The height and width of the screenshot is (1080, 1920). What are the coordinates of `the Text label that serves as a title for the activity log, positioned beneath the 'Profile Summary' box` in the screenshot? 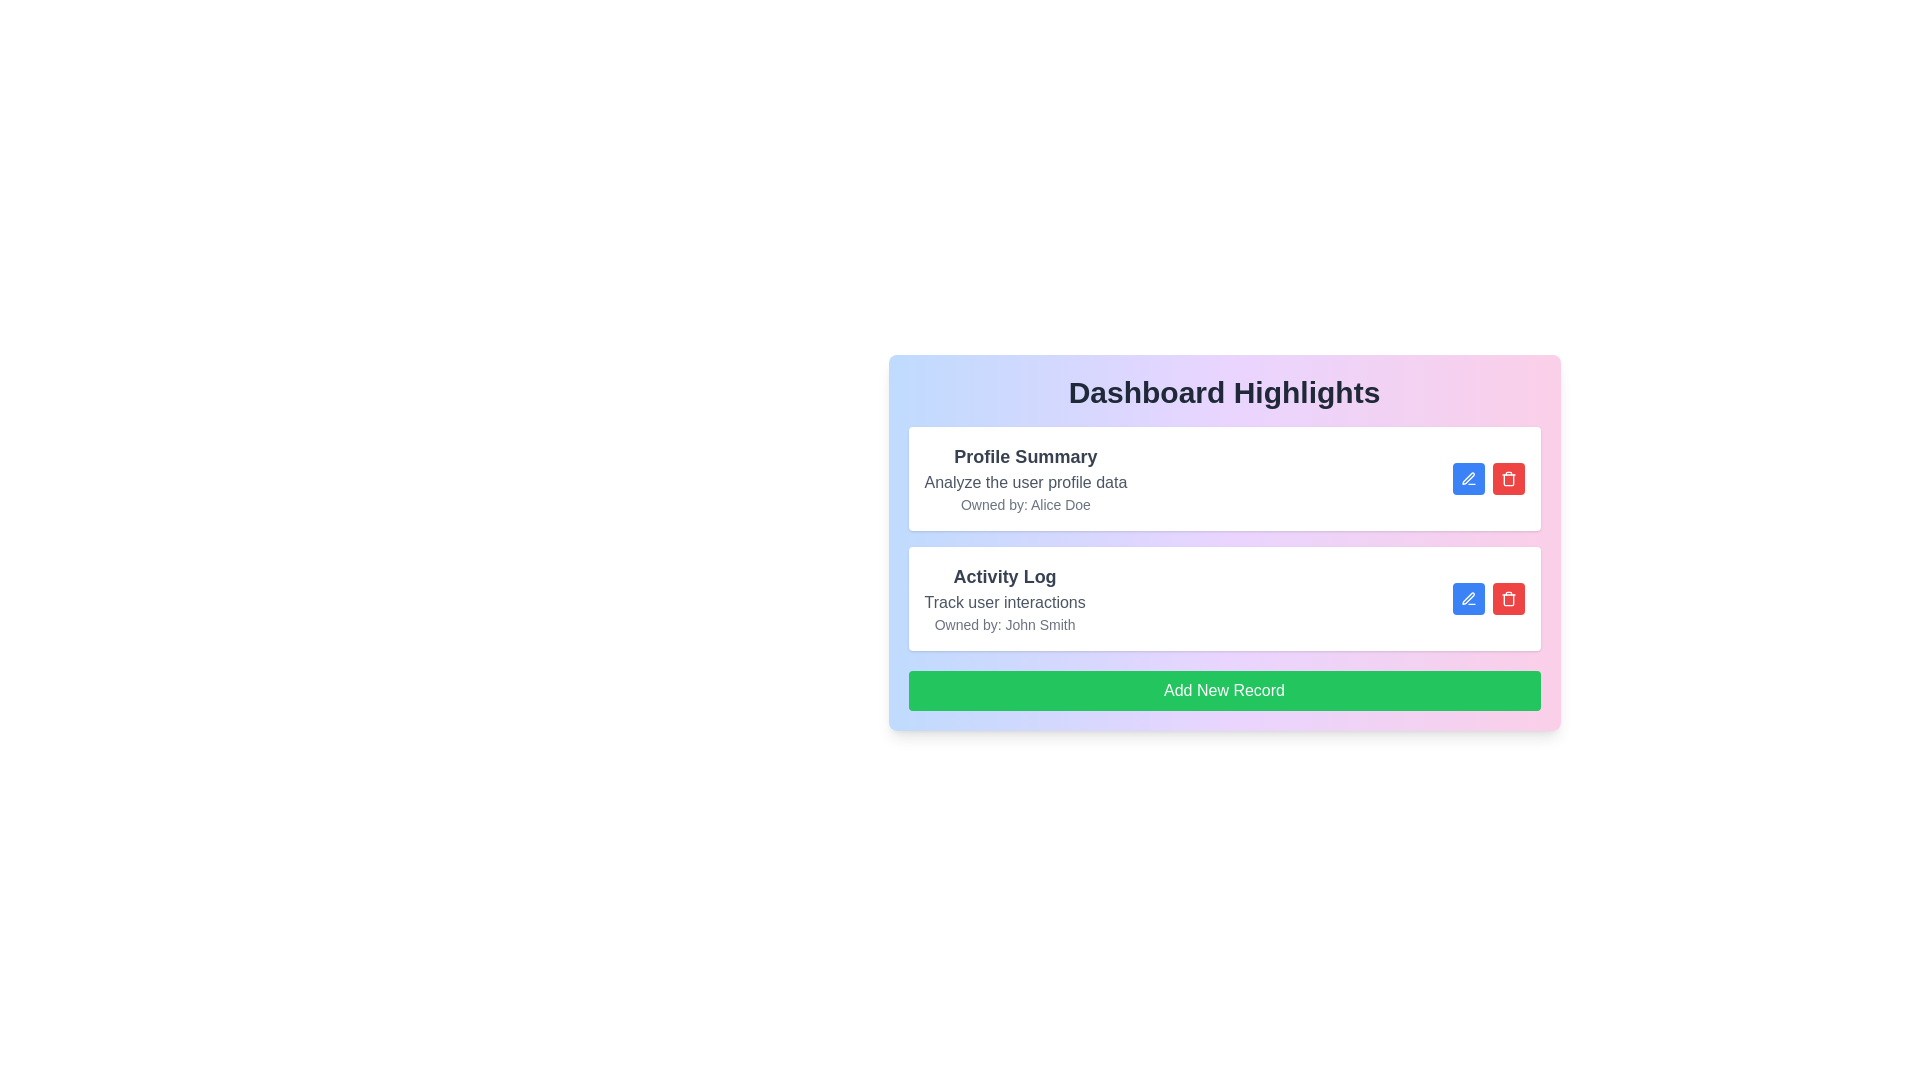 It's located at (1005, 577).